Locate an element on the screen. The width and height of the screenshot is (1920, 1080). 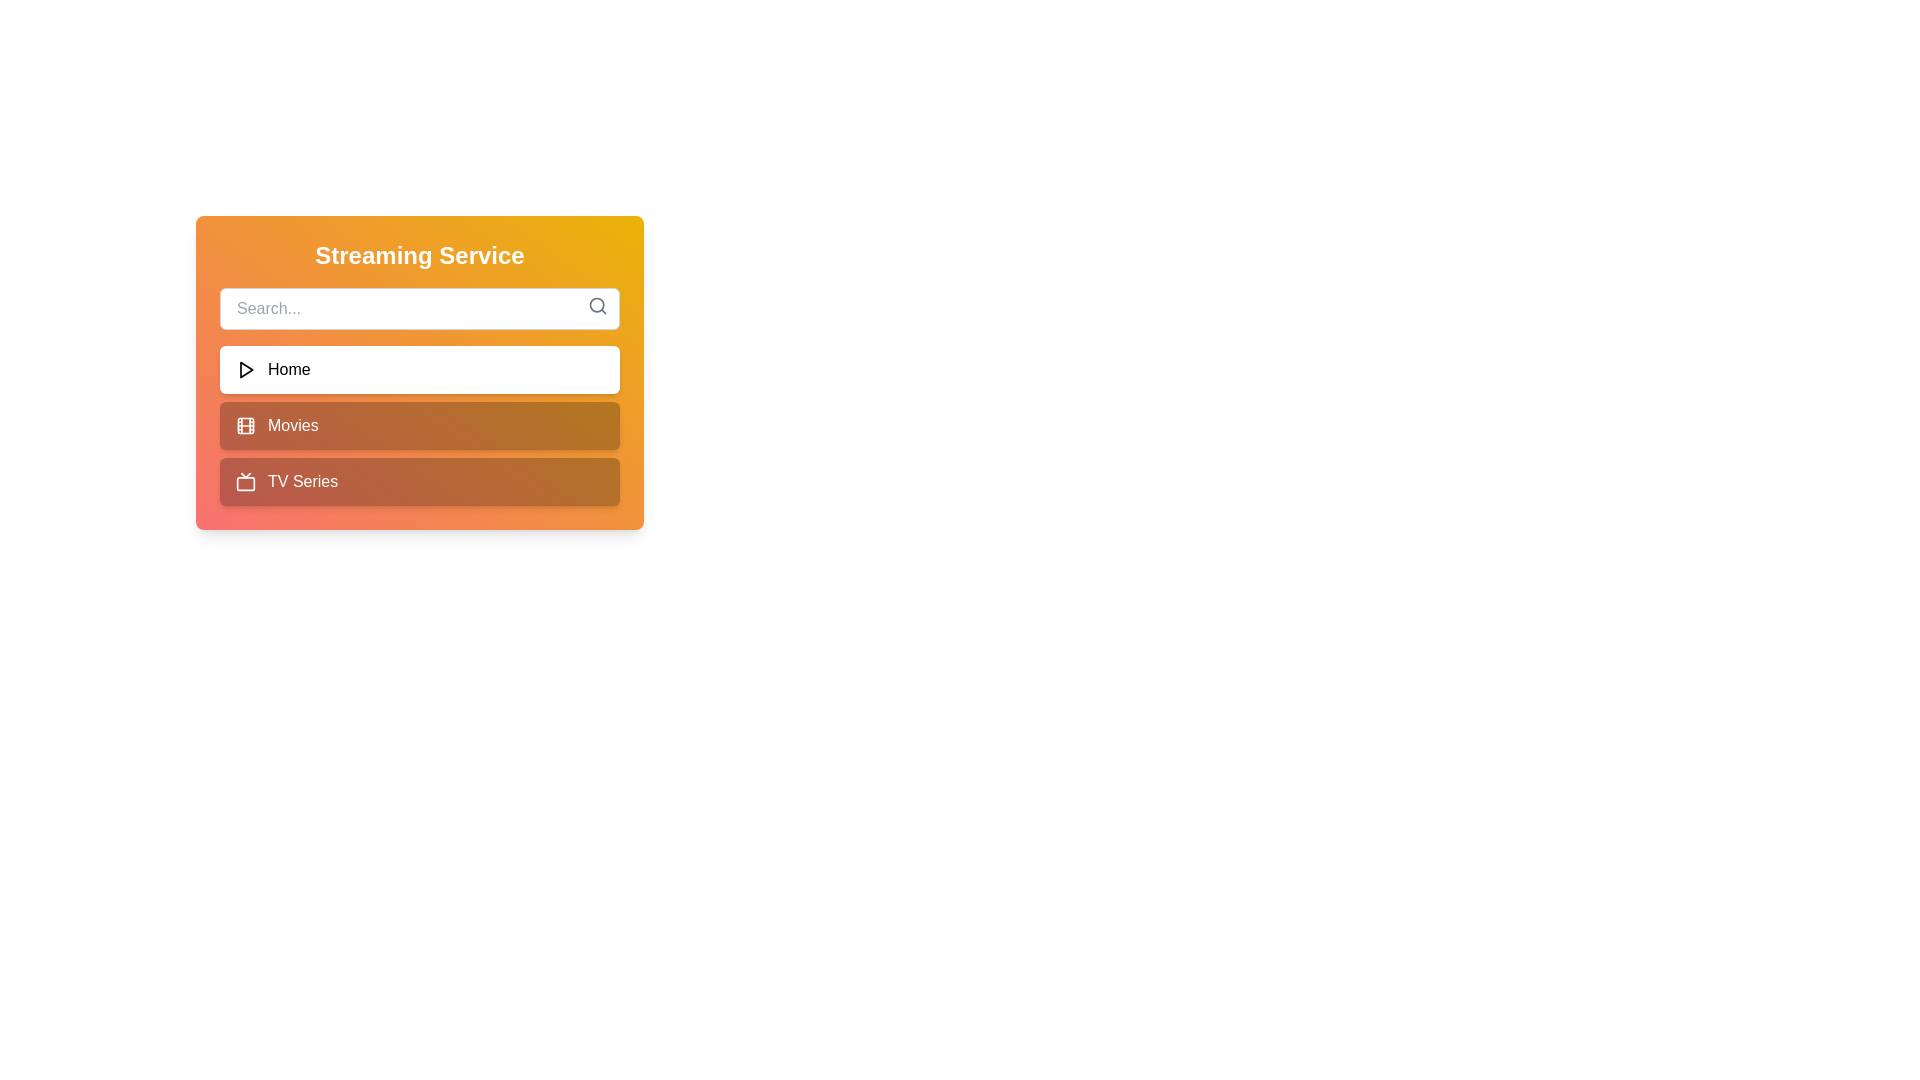
the television icon within the 'TV Series' button, which is located at the top-left corner of the button, displaying a simple outline design in white against a reddish background is located at coordinates (244, 482).